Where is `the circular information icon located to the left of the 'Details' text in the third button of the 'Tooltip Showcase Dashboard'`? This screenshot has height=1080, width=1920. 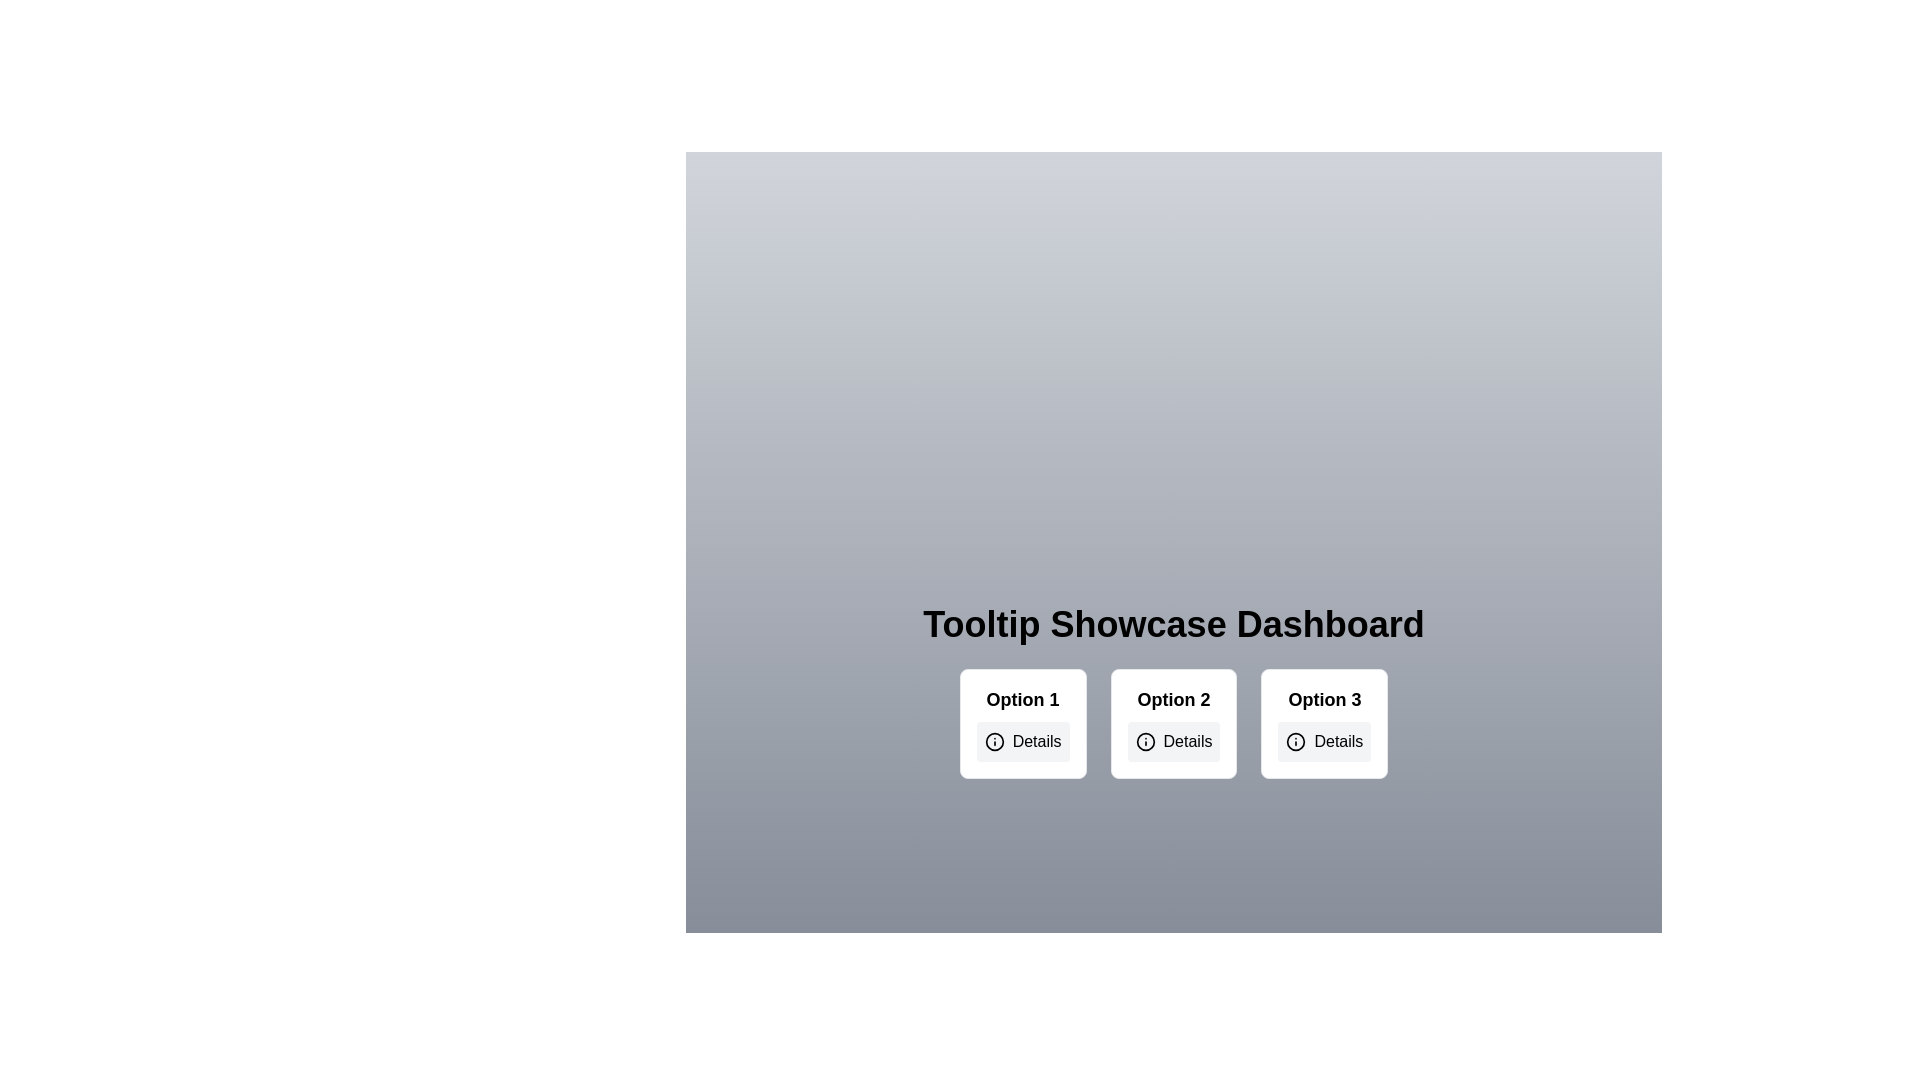
the circular information icon located to the left of the 'Details' text in the third button of the 'Tooltip Showcase Dashboard' is located at coordinates (1296, 741).